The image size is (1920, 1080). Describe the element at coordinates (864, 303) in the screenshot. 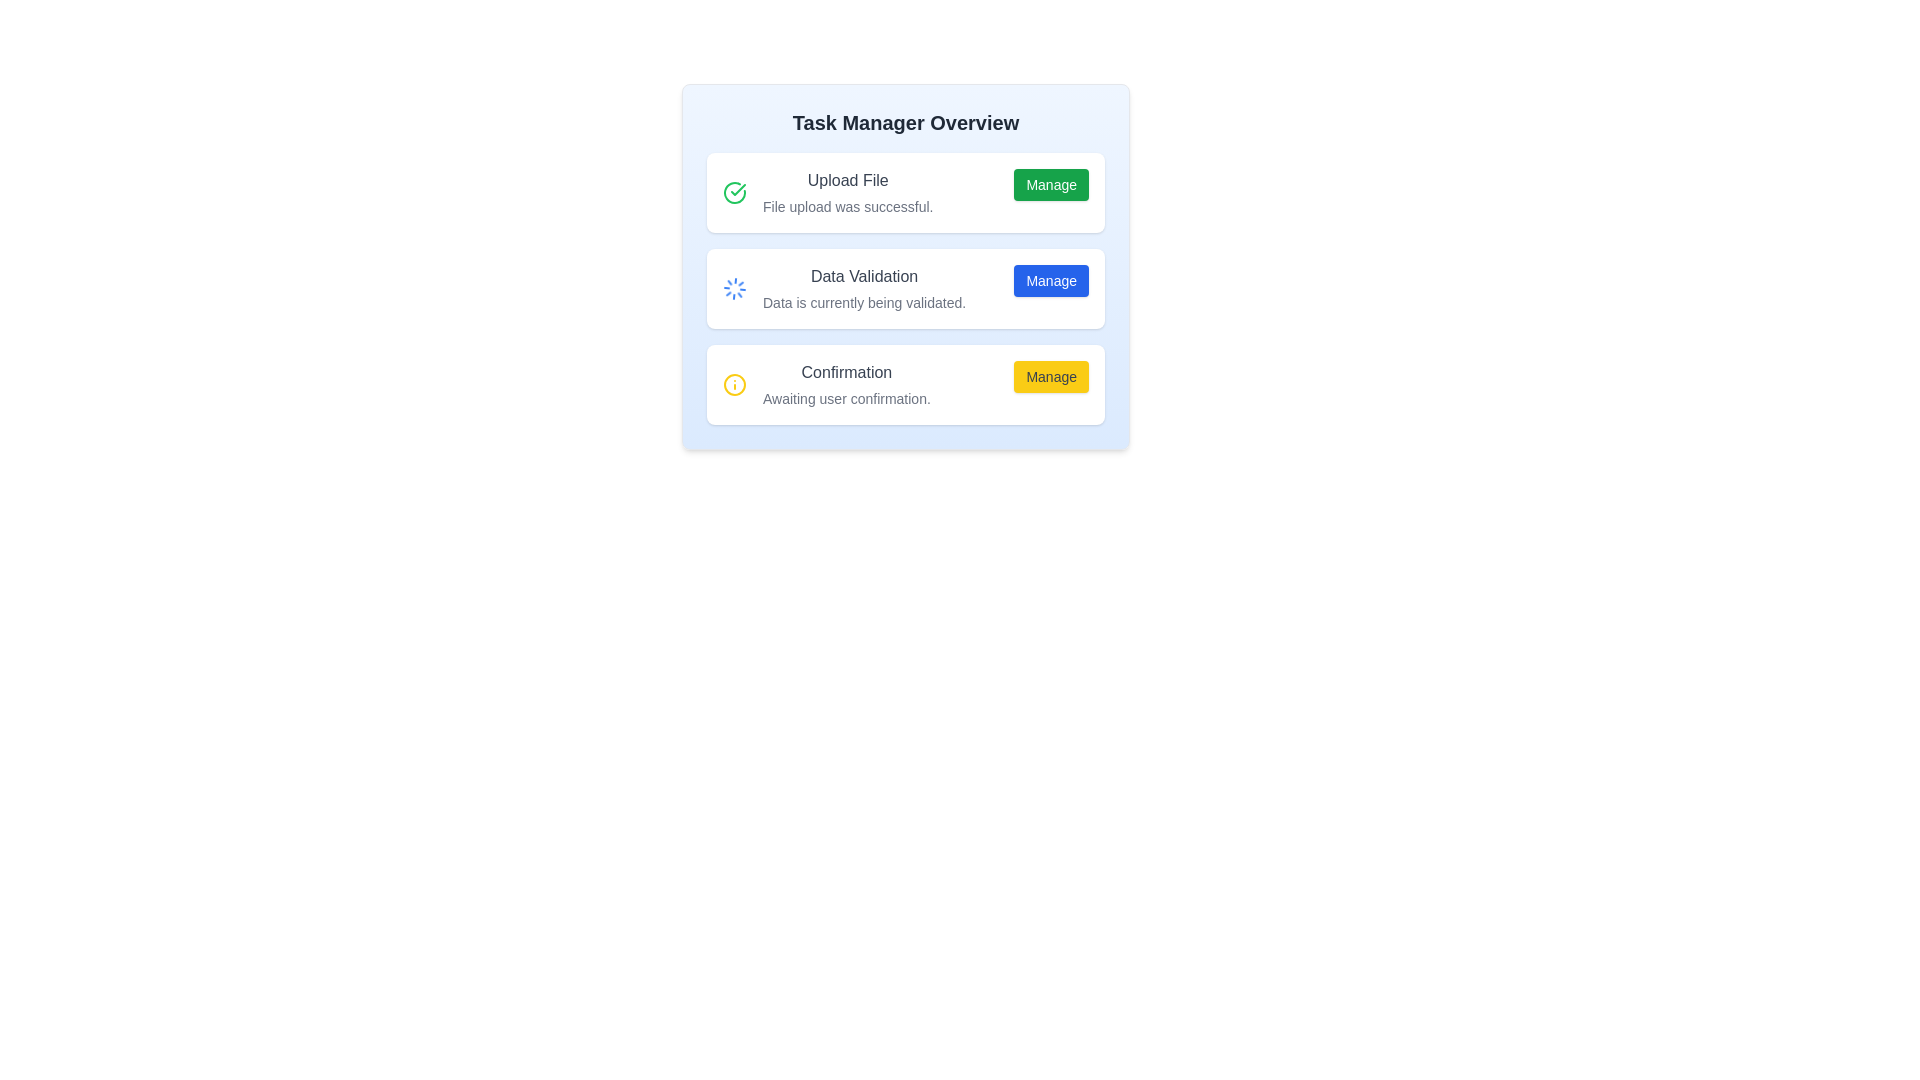

I see `the status message text located below the 'Data Validation' heading to read the ongoing validation process status` at that location.